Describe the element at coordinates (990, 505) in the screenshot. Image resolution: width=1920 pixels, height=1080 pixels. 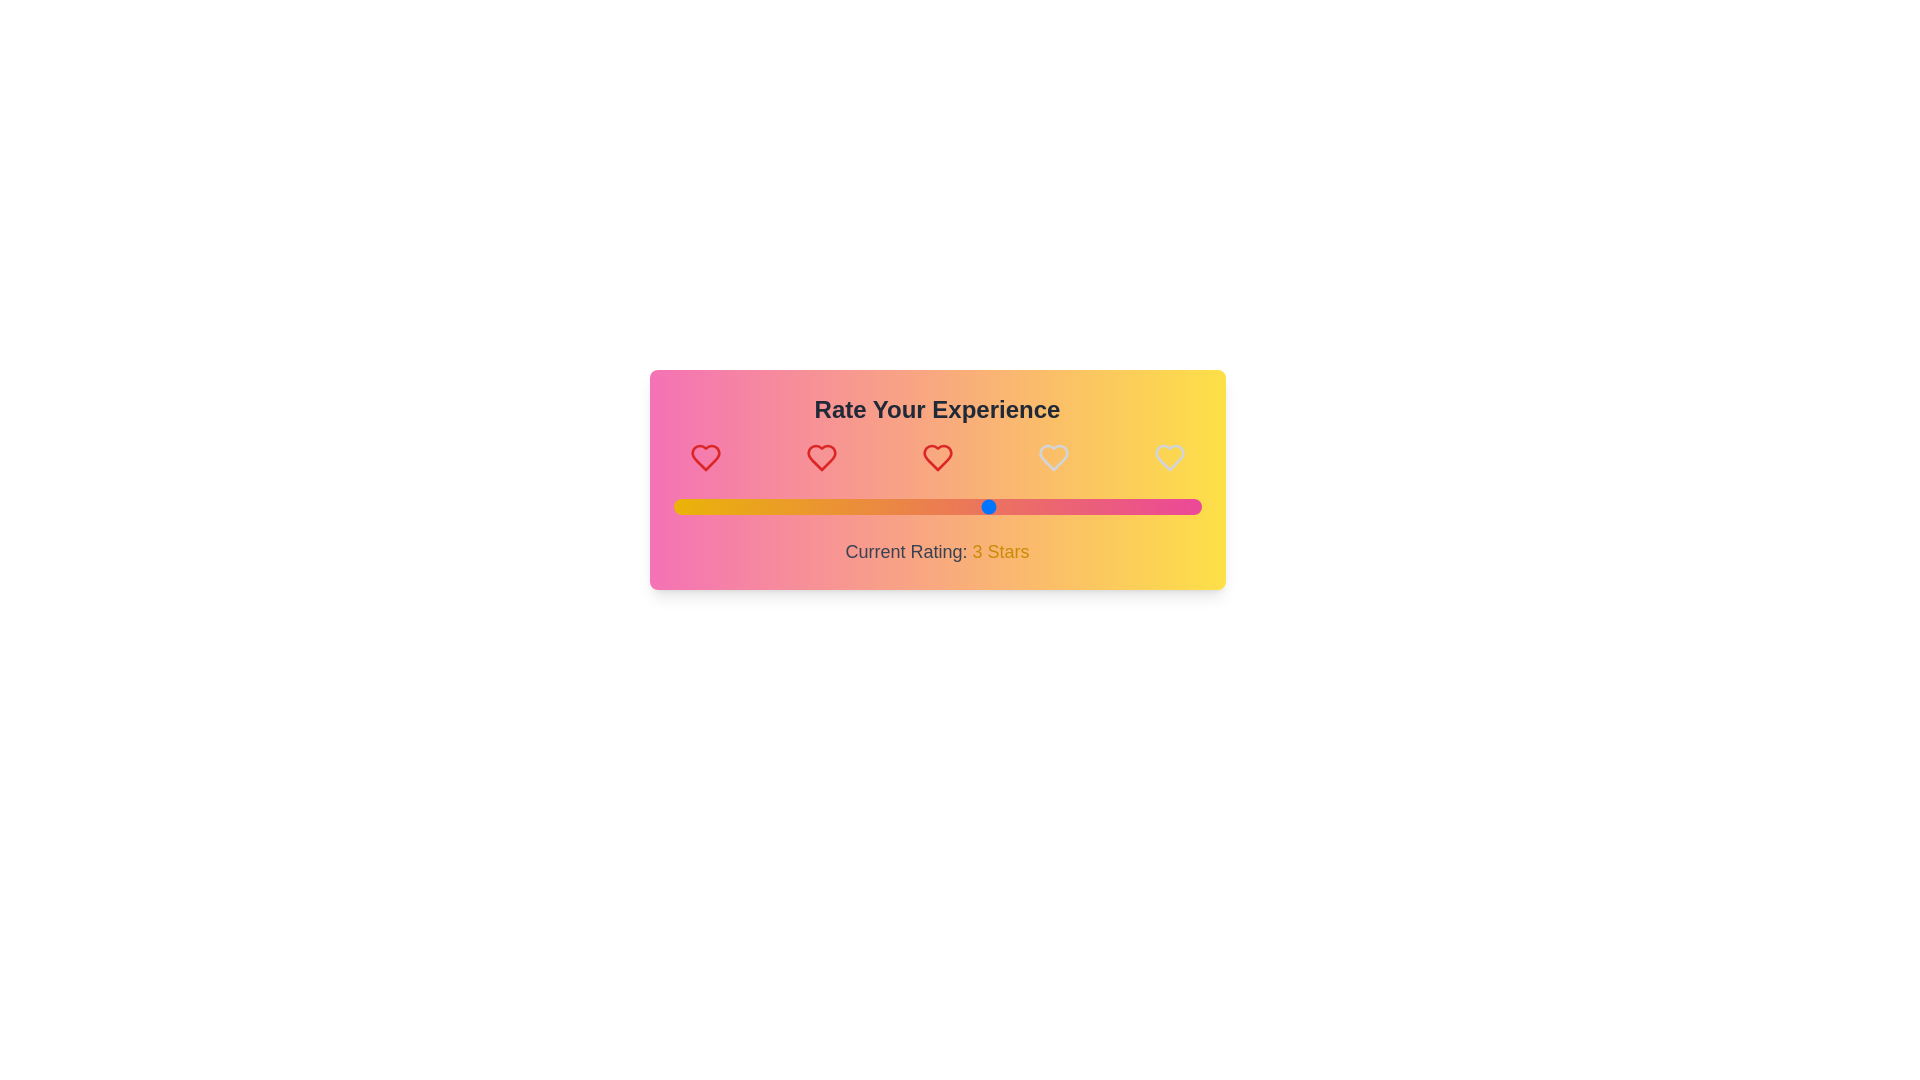
I see `the rating slider to 3 stars` at that location.